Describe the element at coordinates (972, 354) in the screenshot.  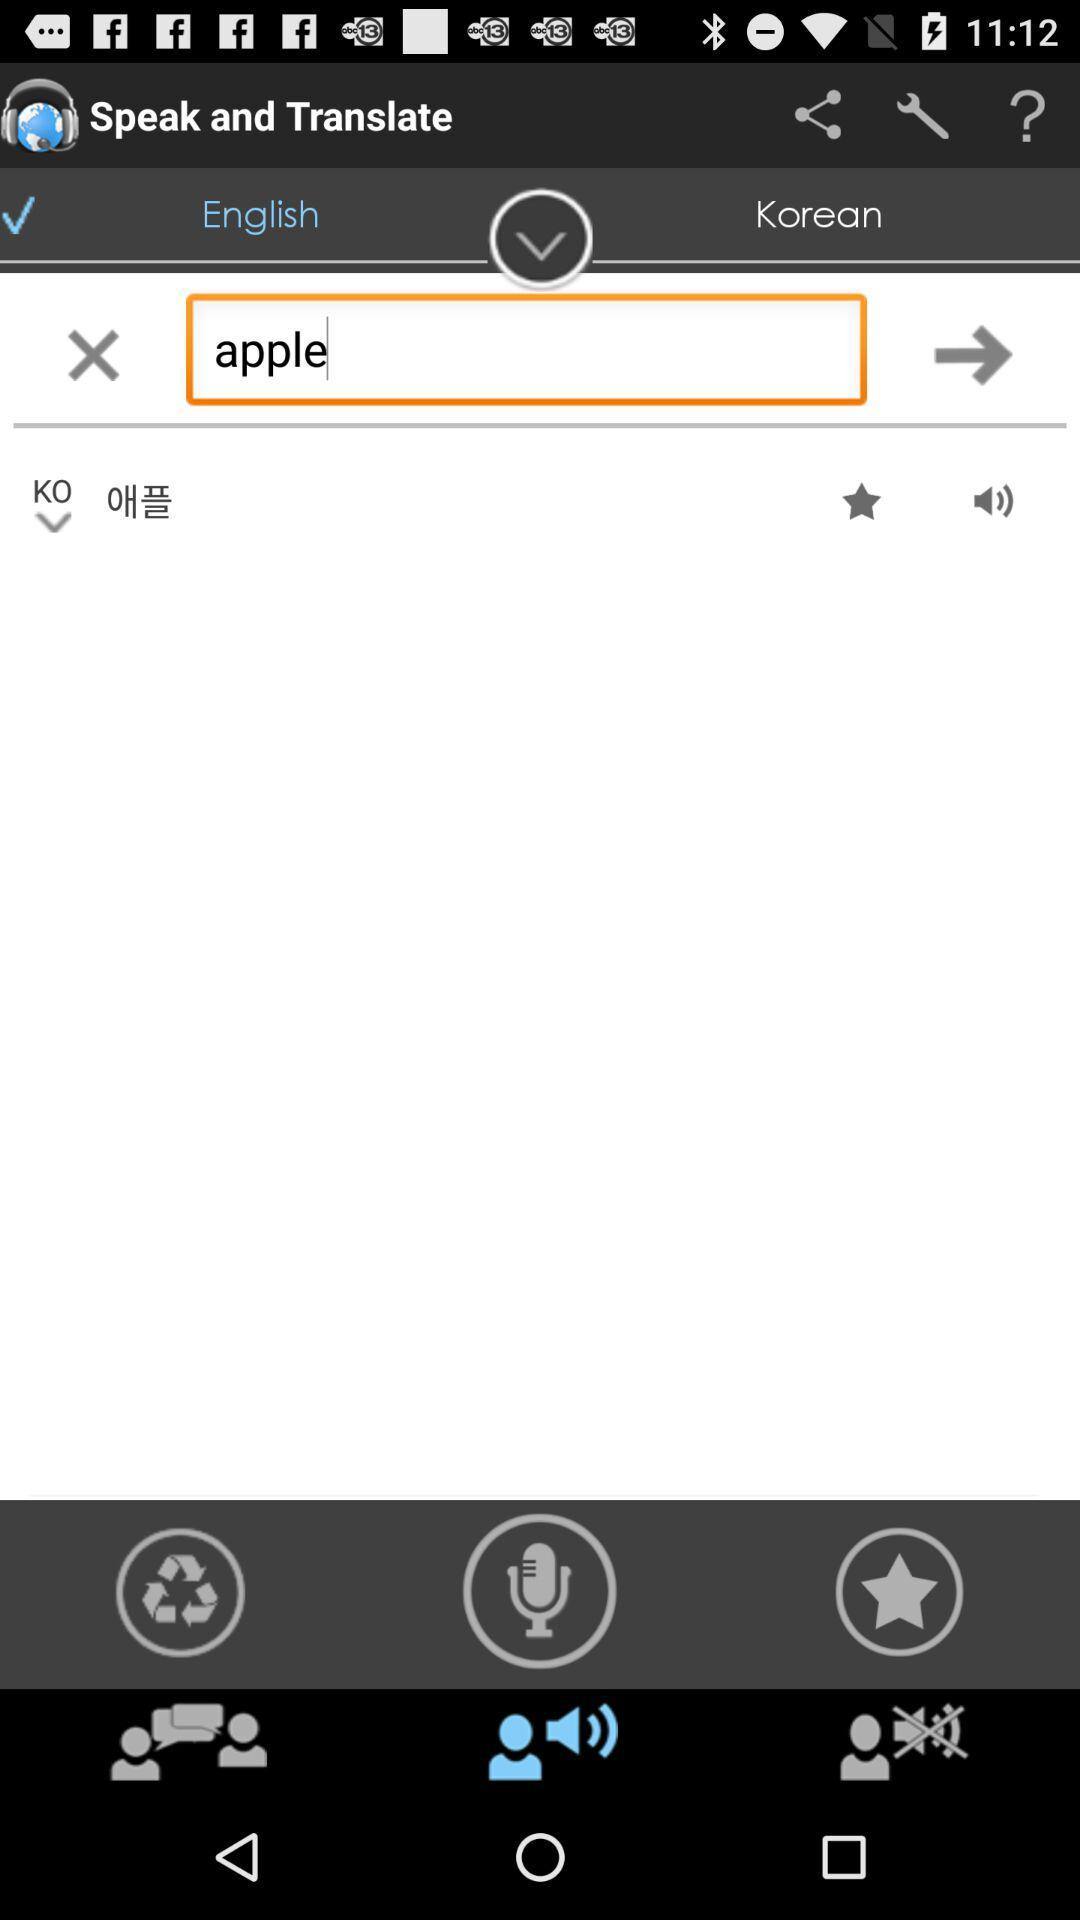
I see `input search` at that location.